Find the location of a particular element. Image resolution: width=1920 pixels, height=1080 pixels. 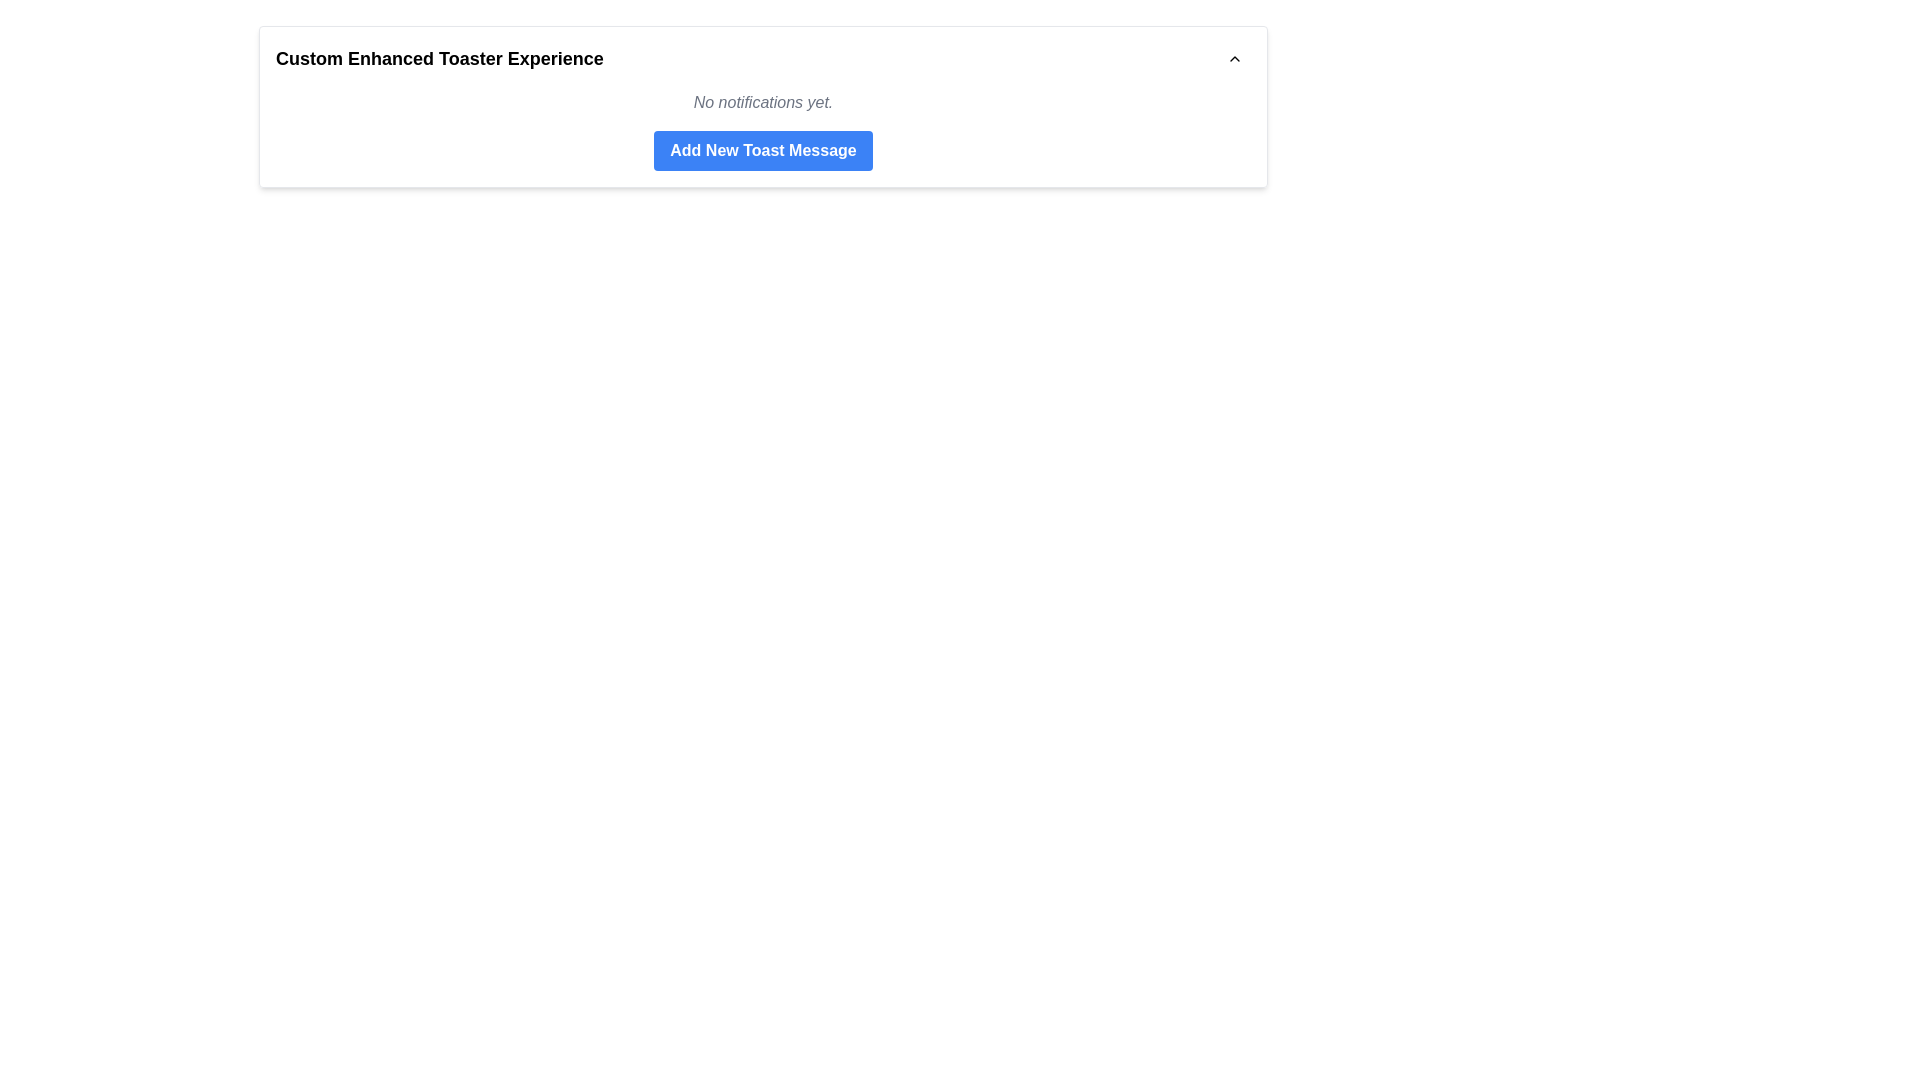

the informational text element indicating that there are currently no notifications for the user, located above the 'Add New Toast Message' button is located at coordinates (762, 102).